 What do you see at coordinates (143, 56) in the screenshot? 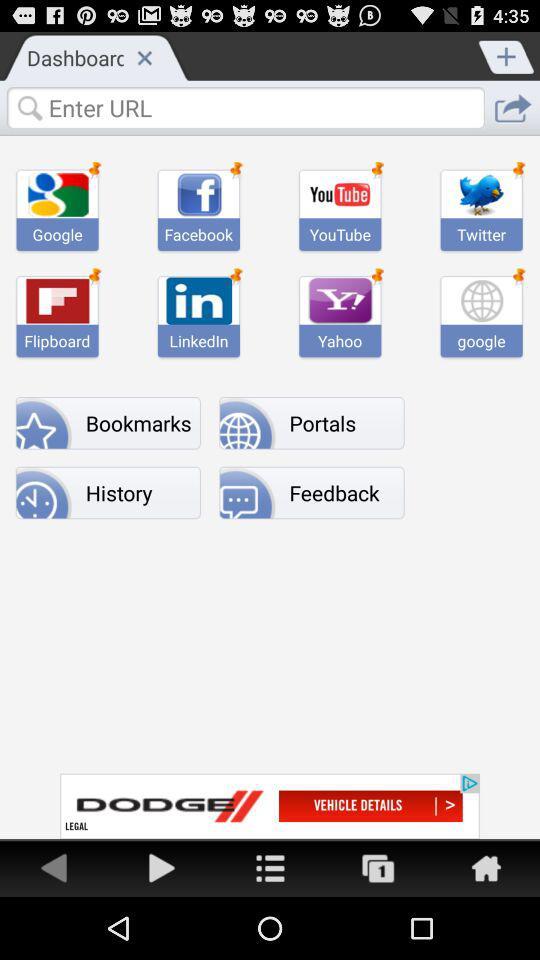
I see `tab` at bounding box center [143, 56].